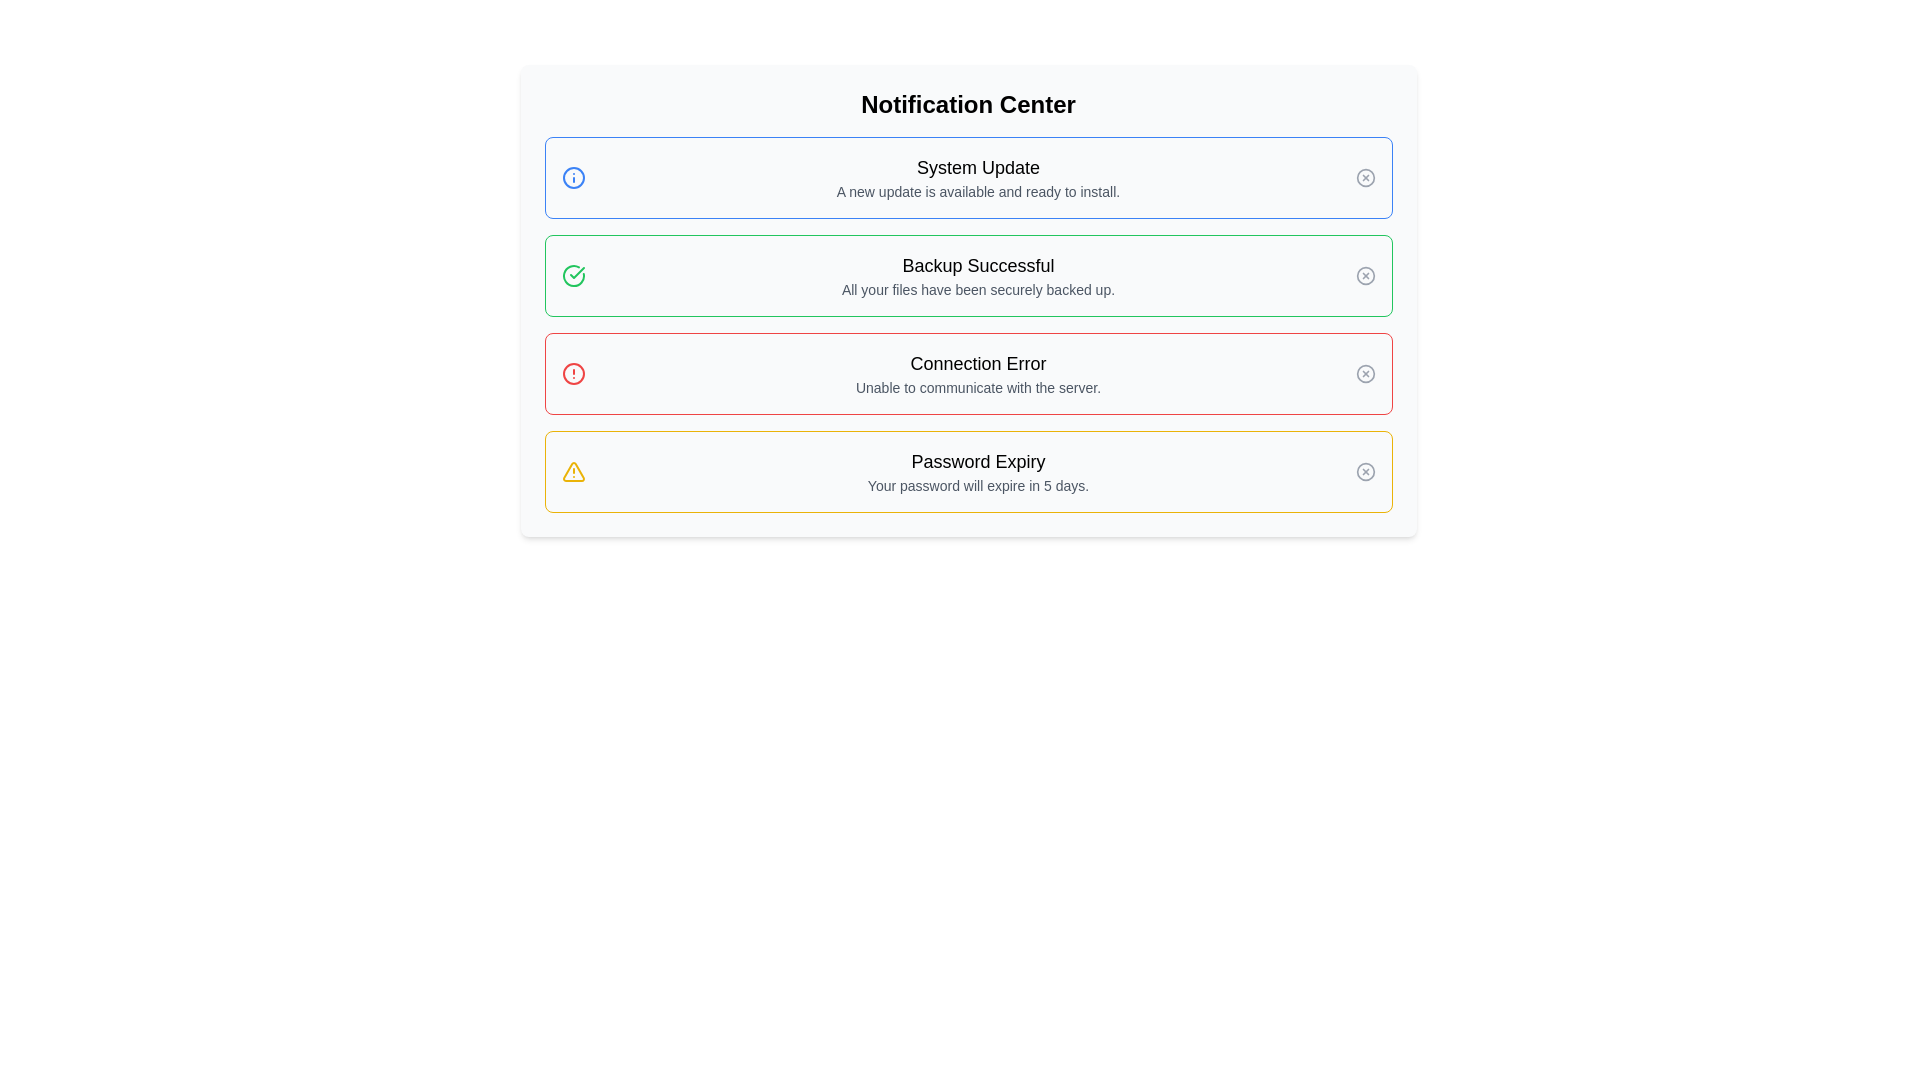 The height and width of the screenshot is (1080, 1920). Describe the element at coordinates (978, 363) in the screenshot. I see `the text label that indicates a connection error in the third notification box from the top, which is positioned above the message 'Unable to communicate with the server.'` at that location.